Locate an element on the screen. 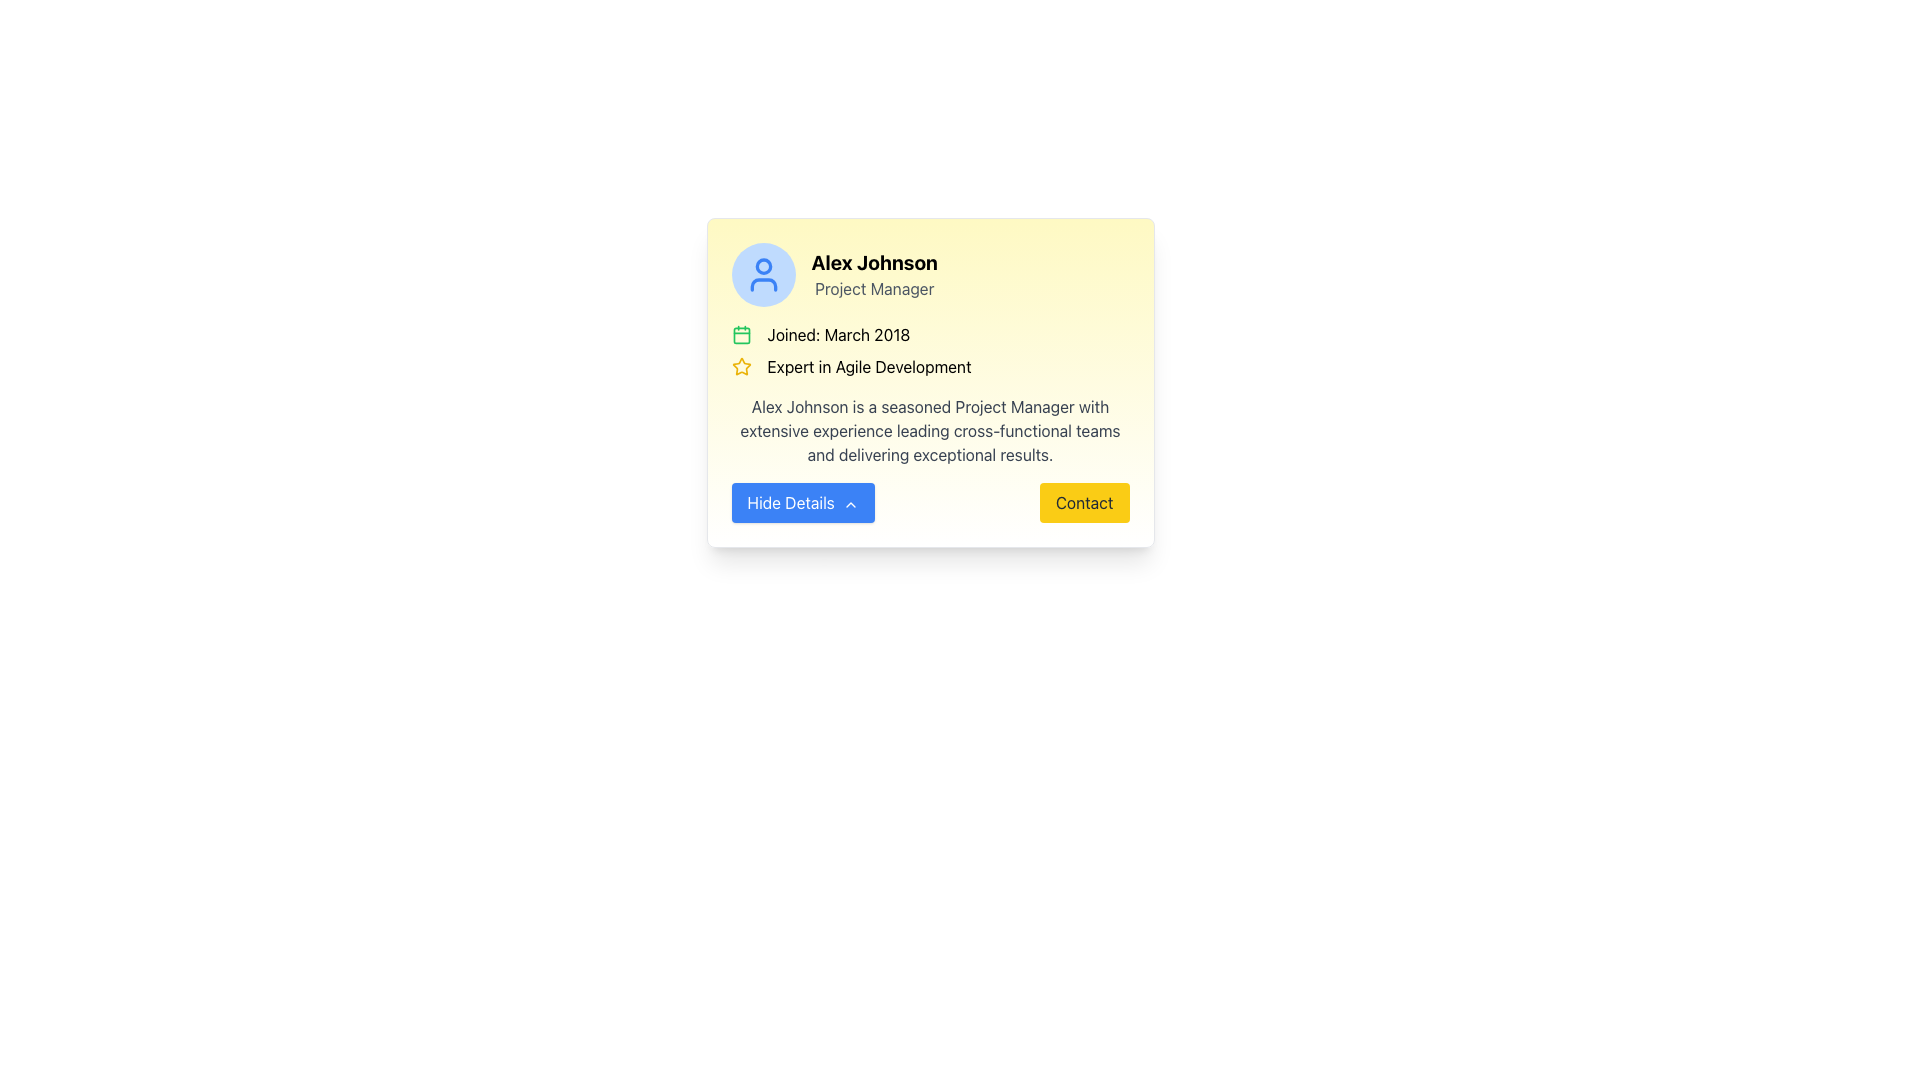 The width and height of the screenshot is (1920, 1080). information displayed in the text label that reads 'Joined: March 2018', positioned to the right of a green calendar icon is located at coordinates (838, 334).